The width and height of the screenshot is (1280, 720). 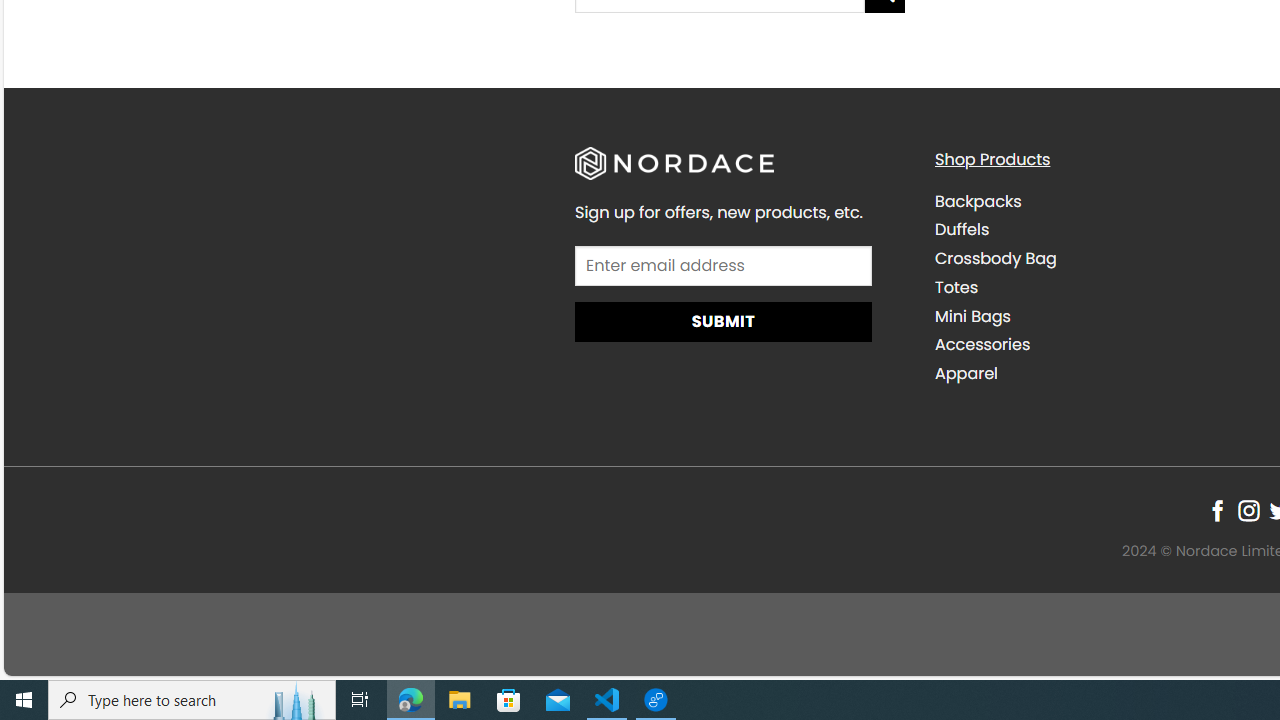 What do you see at coordinates (995, 257) in the screenshot?
I see `'Crossbody Bag'` at bounding box center [995, 257].